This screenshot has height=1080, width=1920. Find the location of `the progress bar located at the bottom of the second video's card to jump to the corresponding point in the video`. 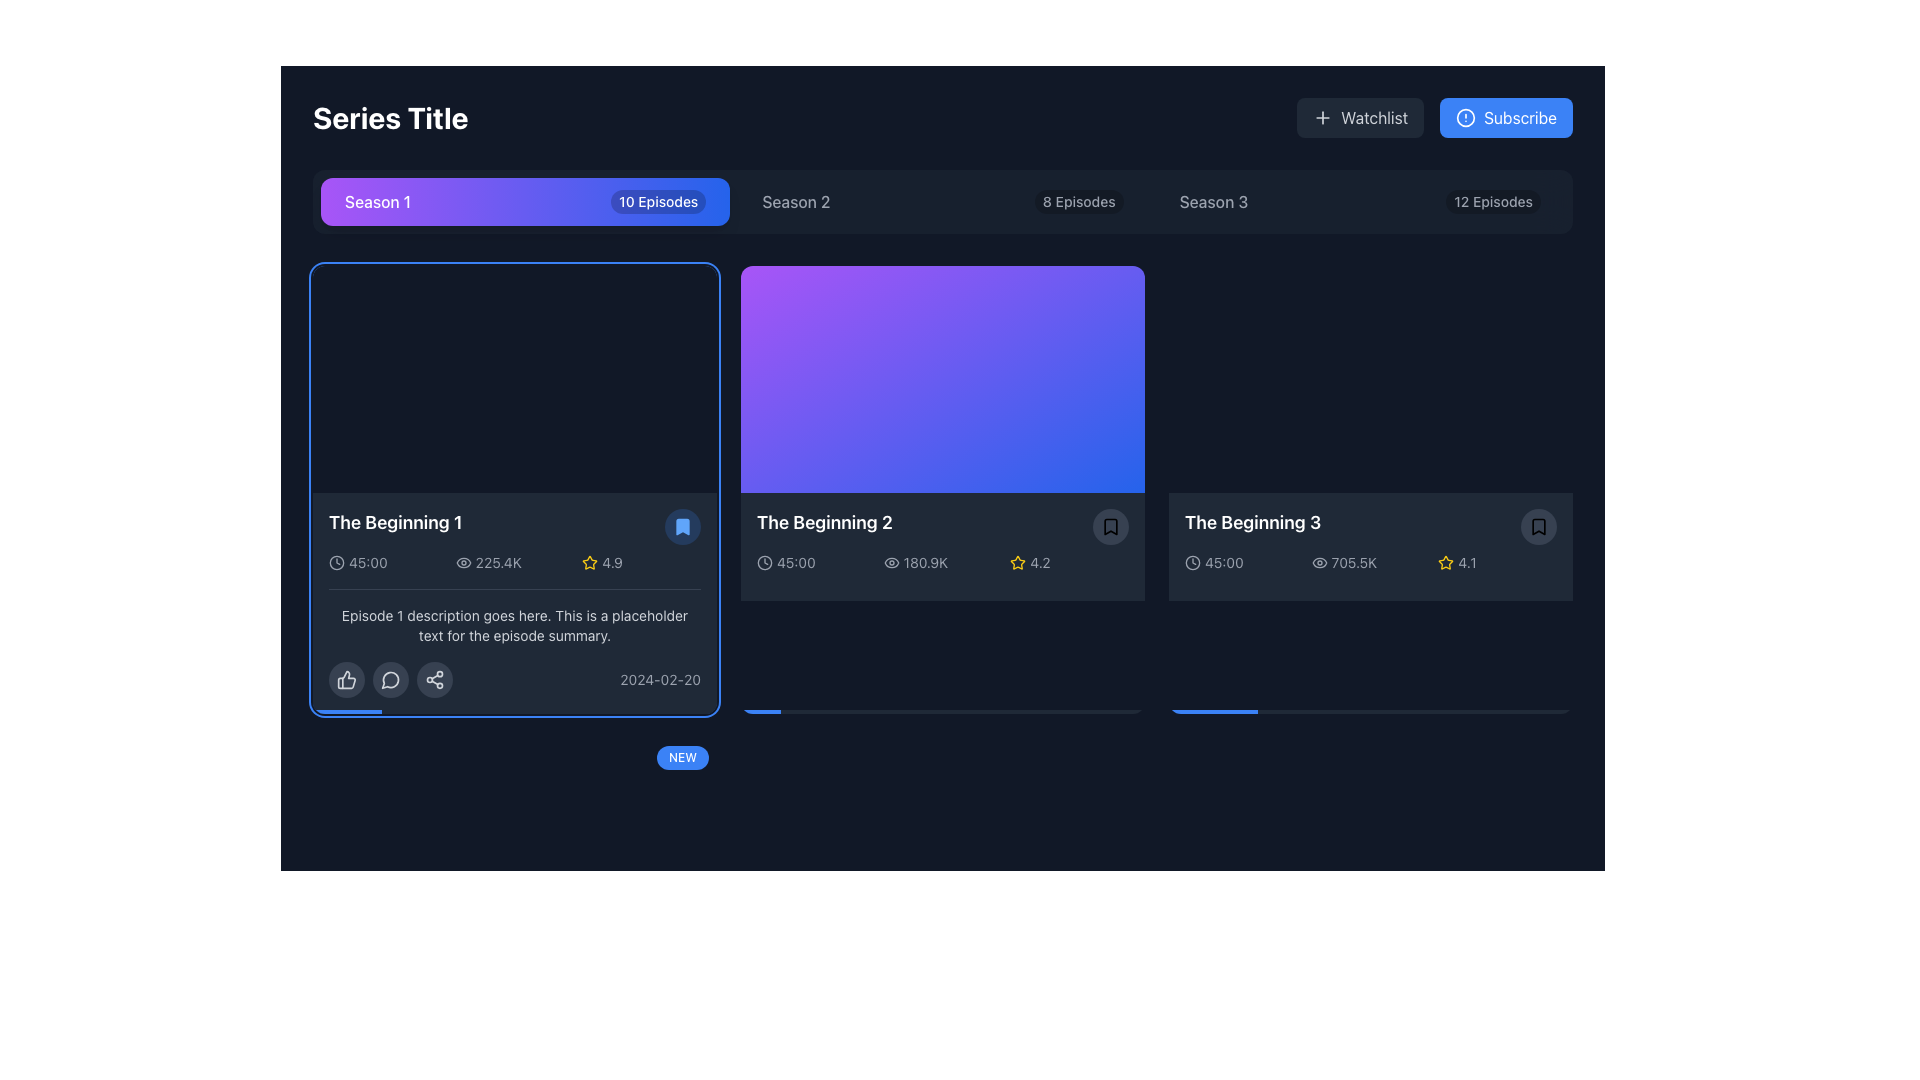

the progress bar located at the bottom of the second video's card to jump to the corresponding point in the video is located at coordinates (941, 711).